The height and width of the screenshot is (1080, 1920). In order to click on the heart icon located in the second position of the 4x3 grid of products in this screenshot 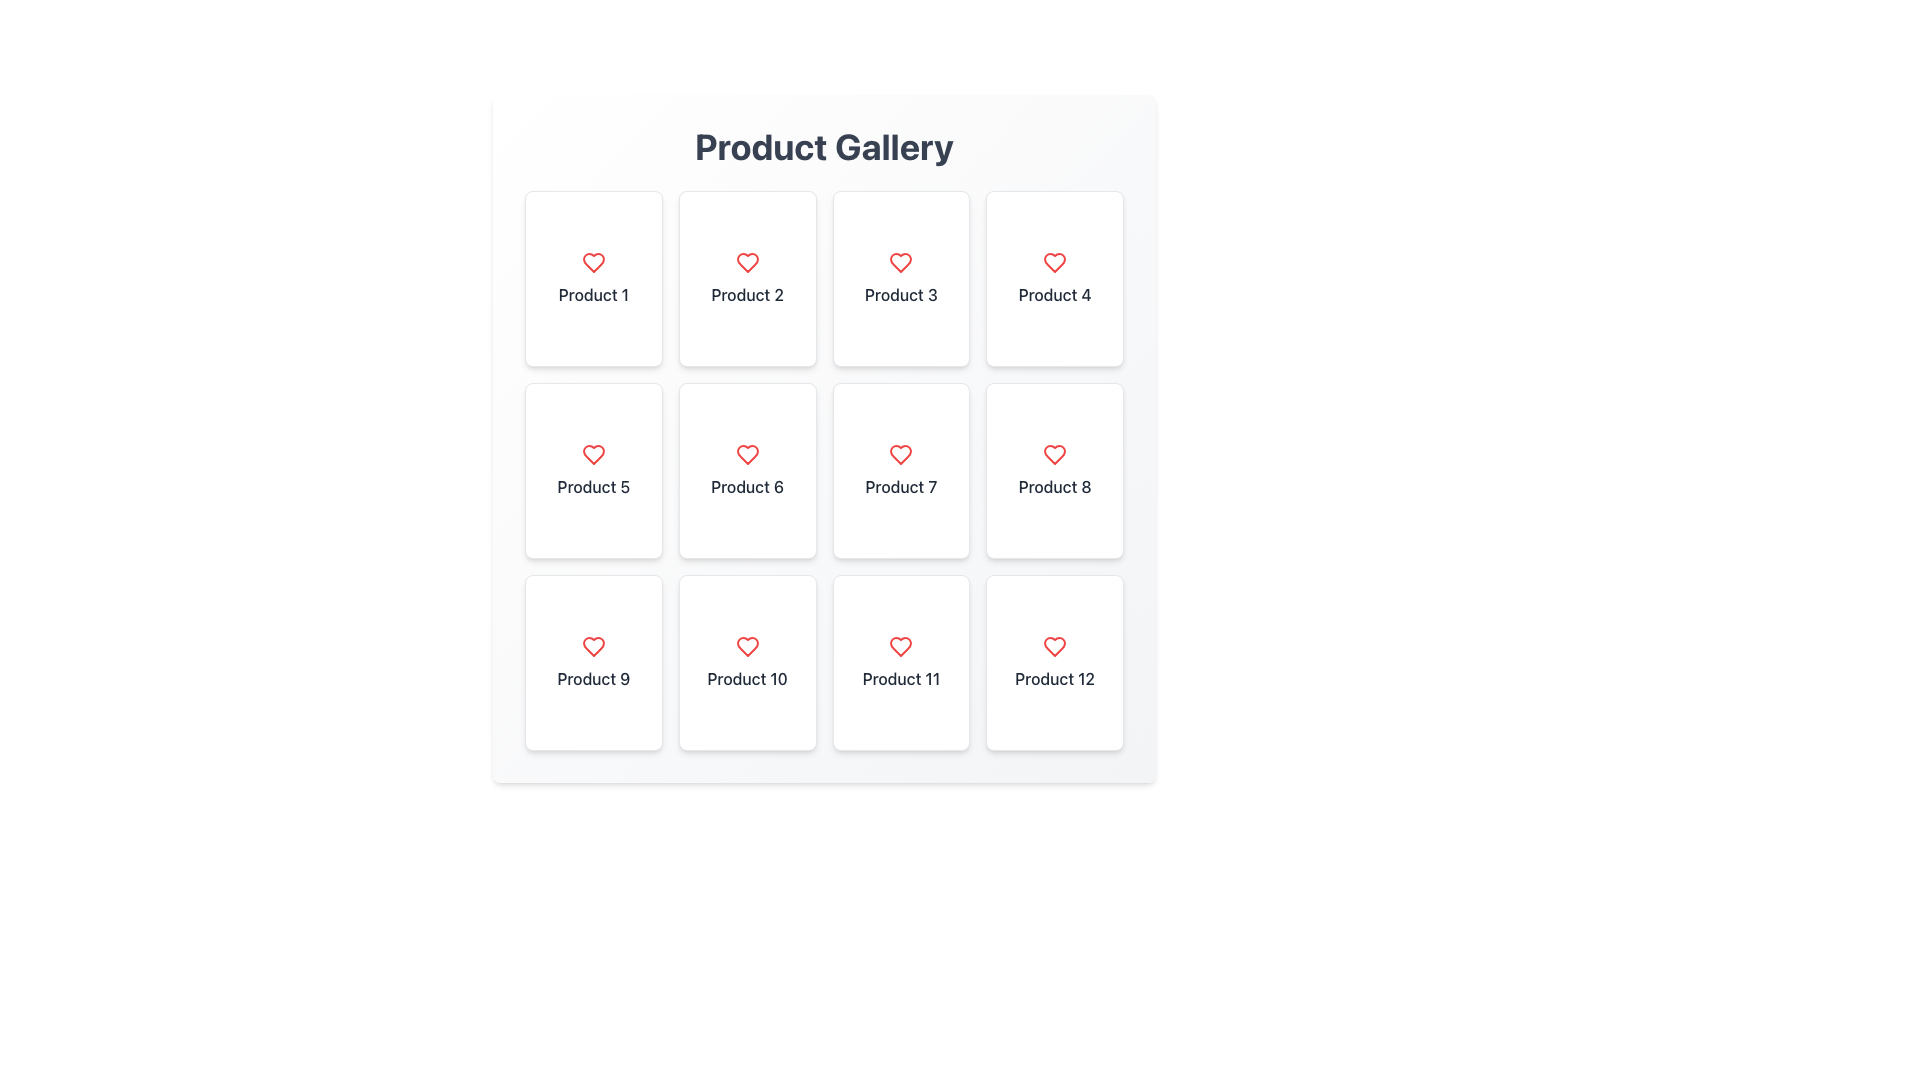, I will do `click(746, 261)`.